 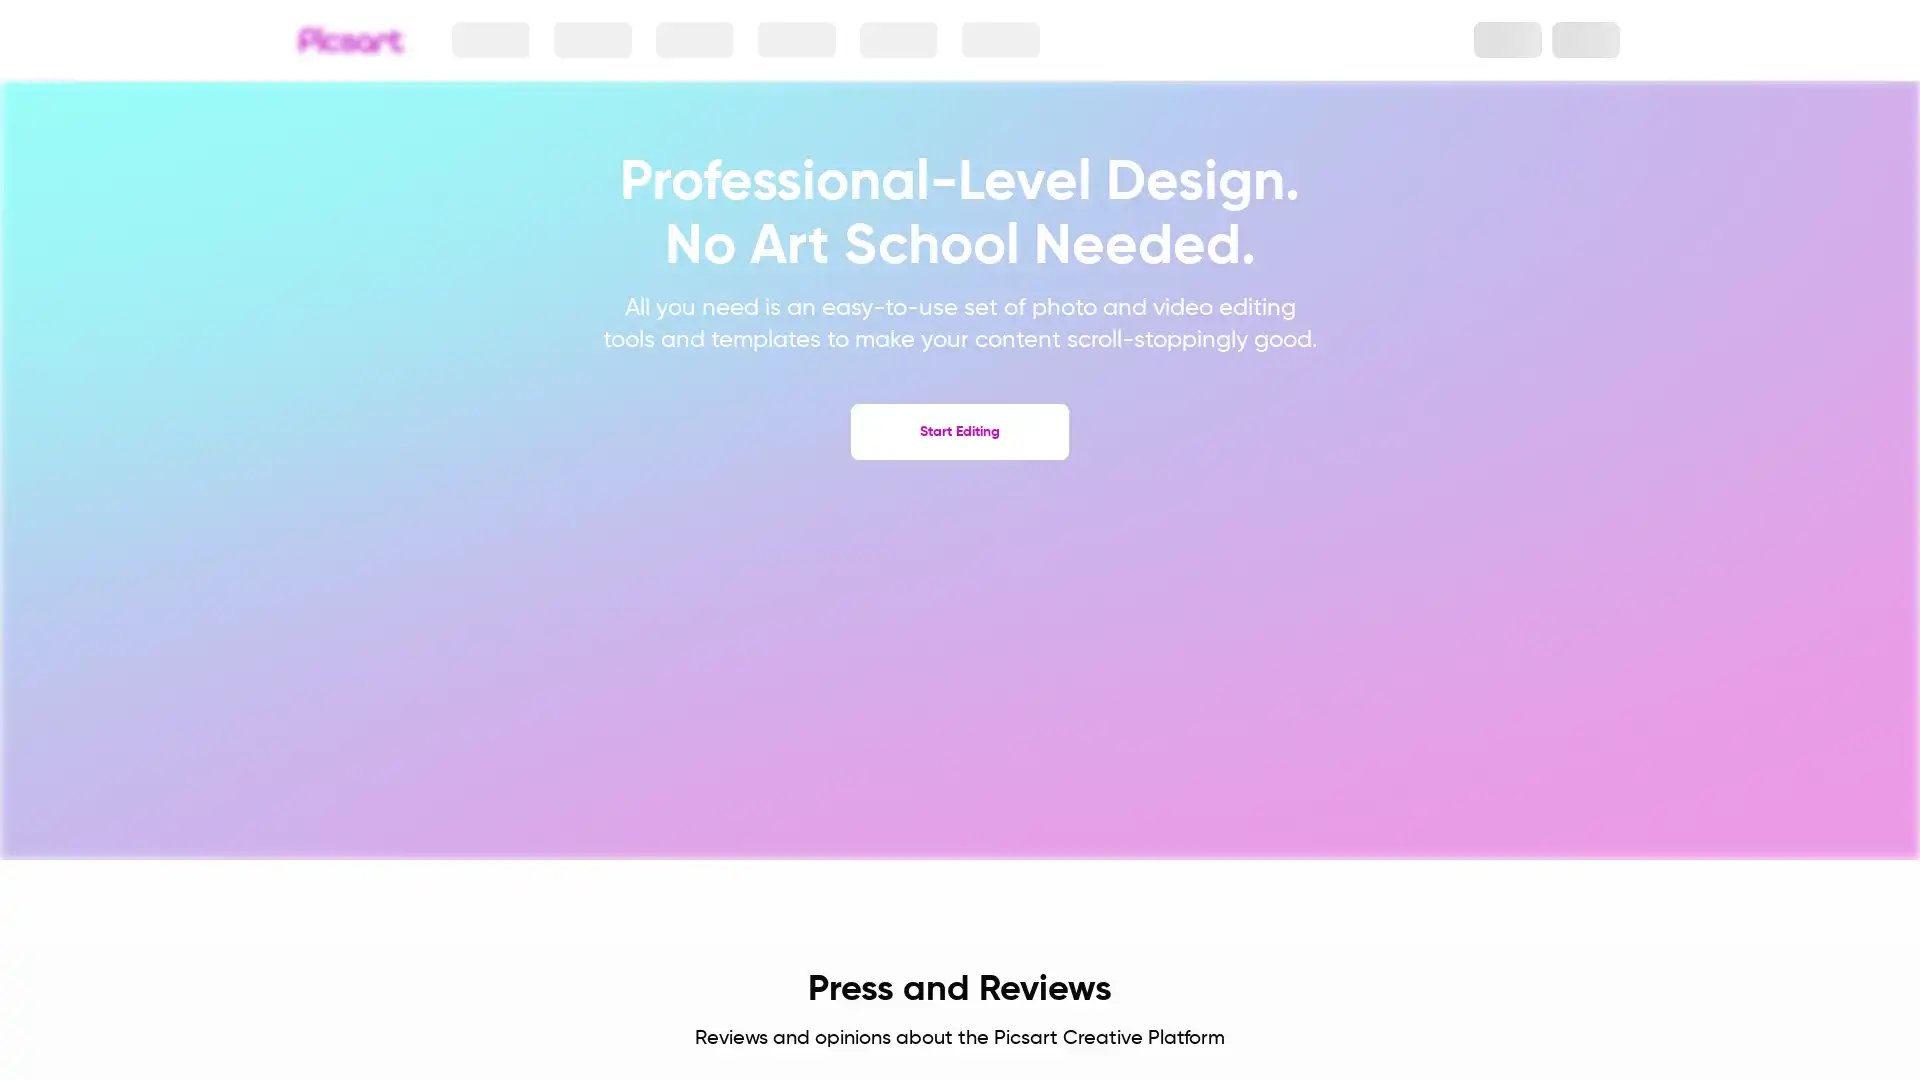 I want to click on Editing Tools and Features Menu, so click(x=696, y=39).